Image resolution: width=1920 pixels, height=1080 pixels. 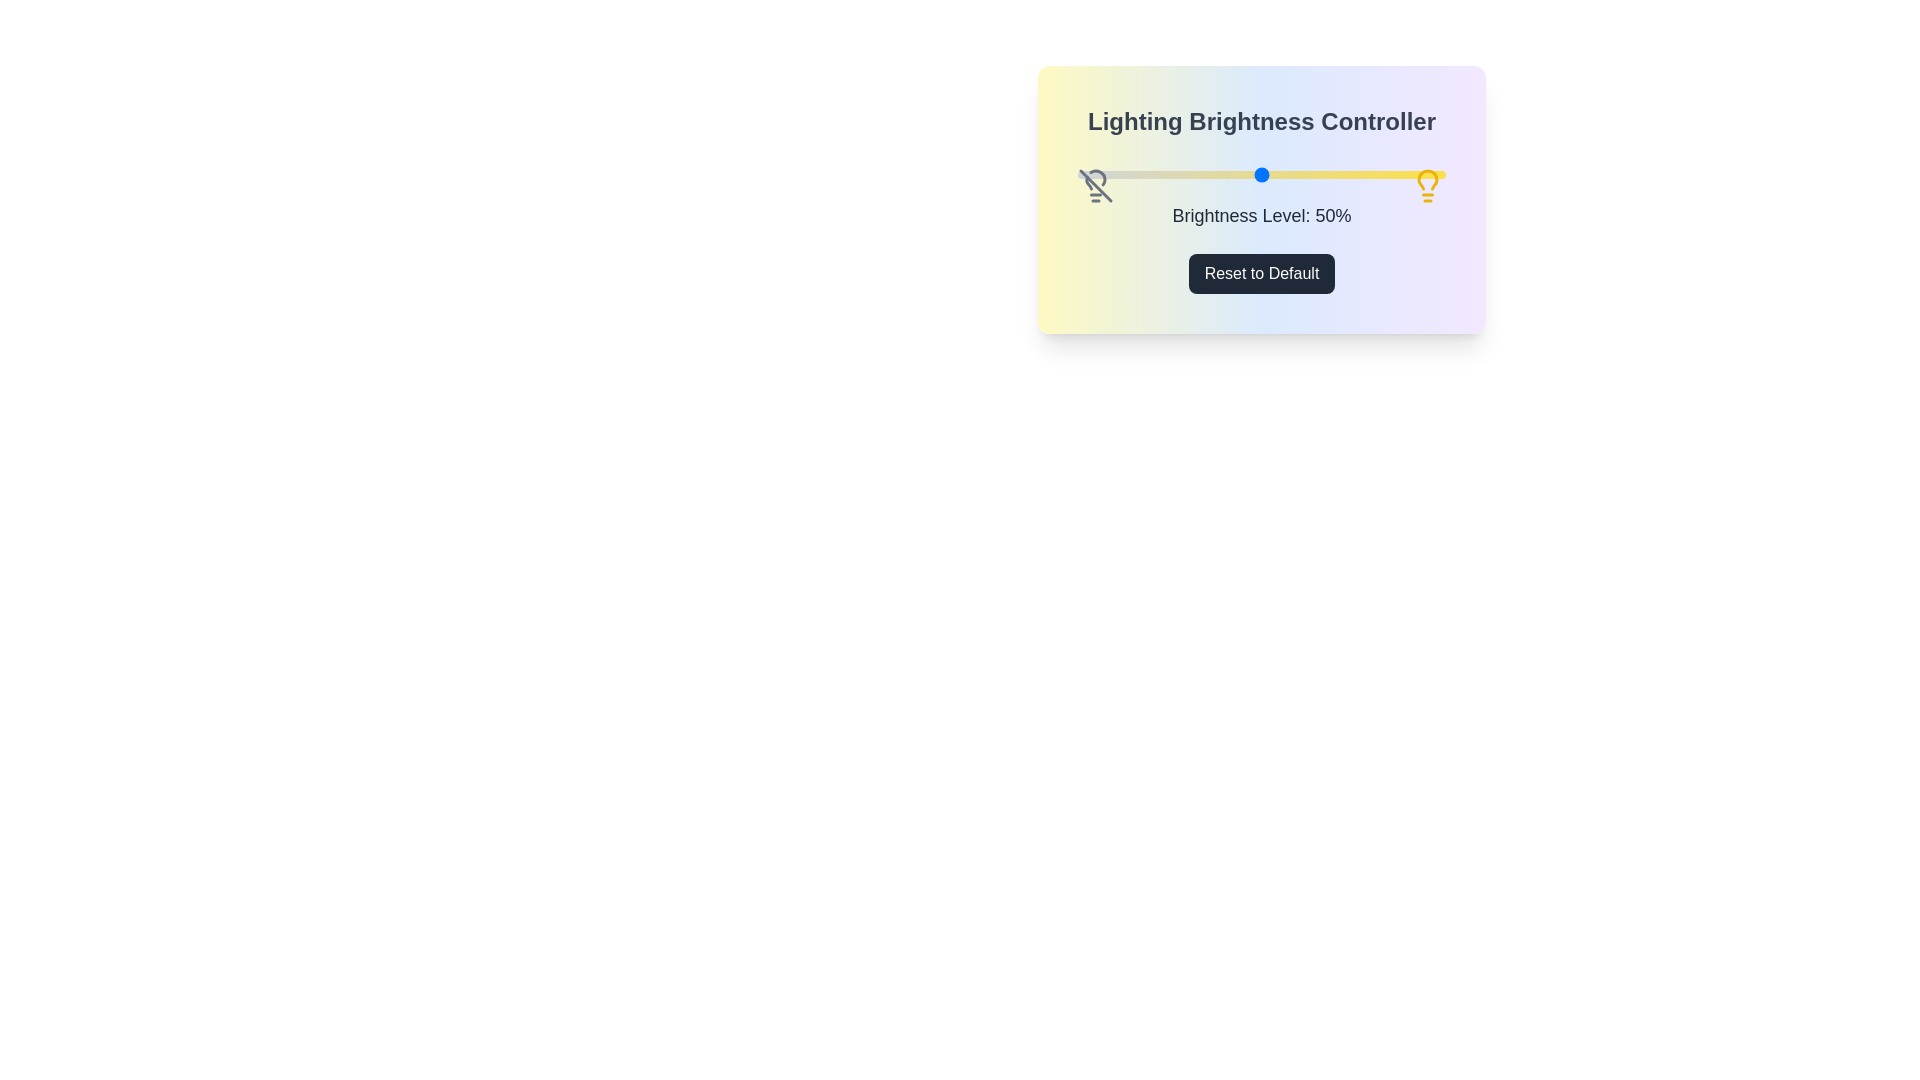 I want to click on the left lightbulb icon to toggle its state, so click(x=1094, y=185).